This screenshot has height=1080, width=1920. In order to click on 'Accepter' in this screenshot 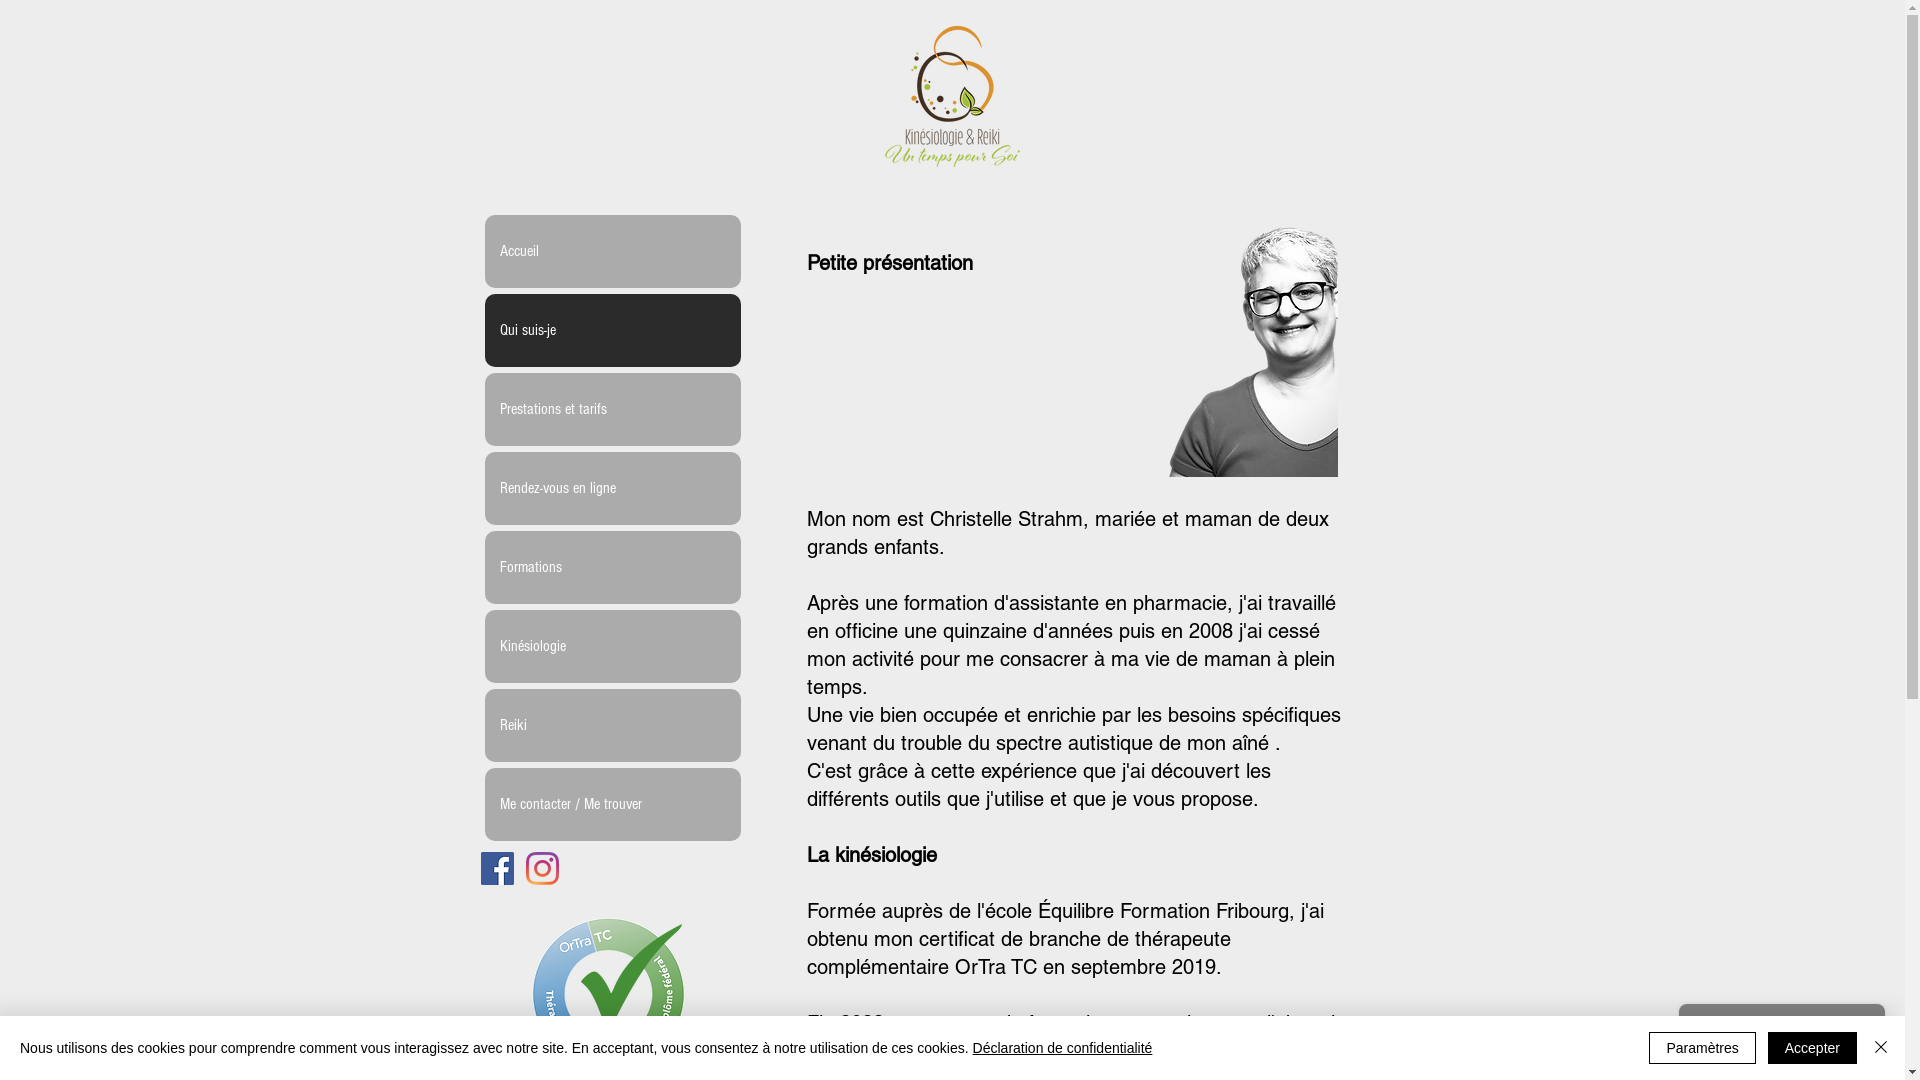, I will do `click(1812, 1047)`.